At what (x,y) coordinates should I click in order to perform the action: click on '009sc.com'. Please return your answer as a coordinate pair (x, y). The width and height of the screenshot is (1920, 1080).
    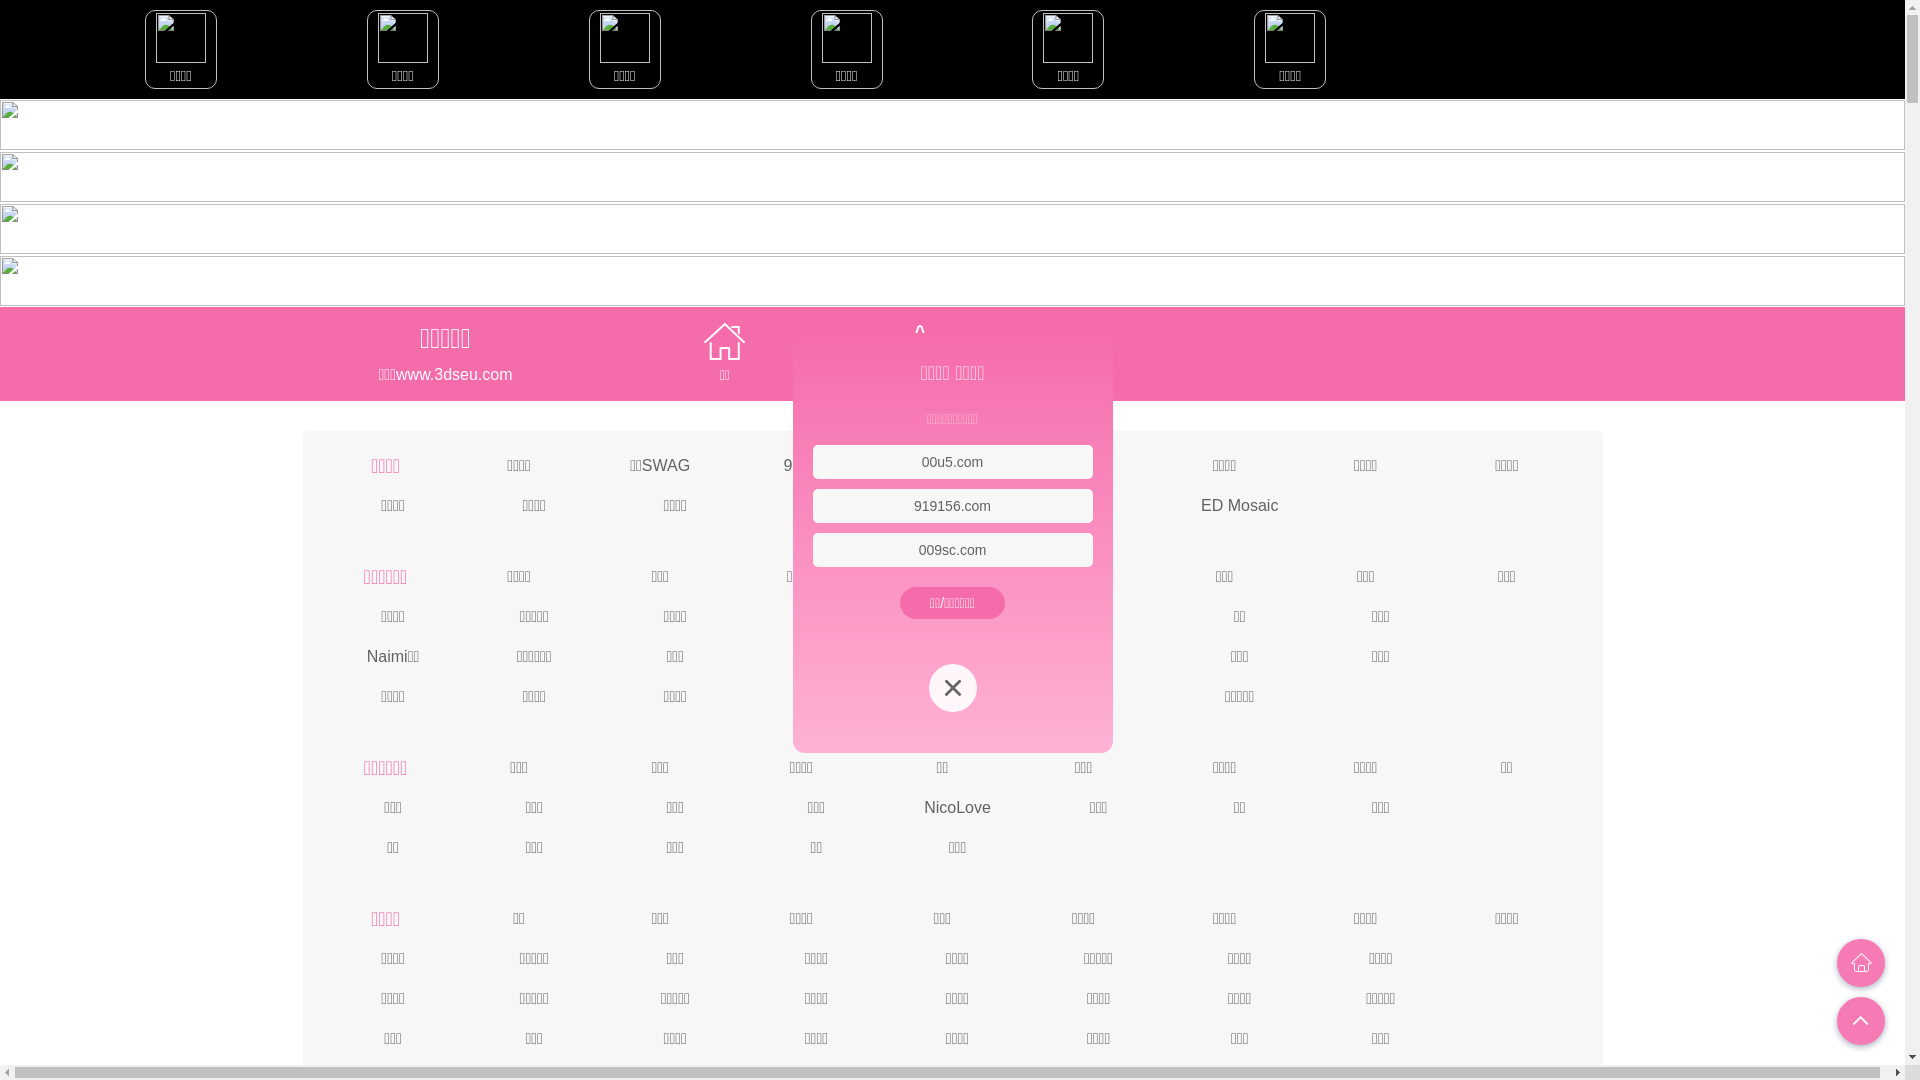
    Looking at the image, I should click on (917, 550).